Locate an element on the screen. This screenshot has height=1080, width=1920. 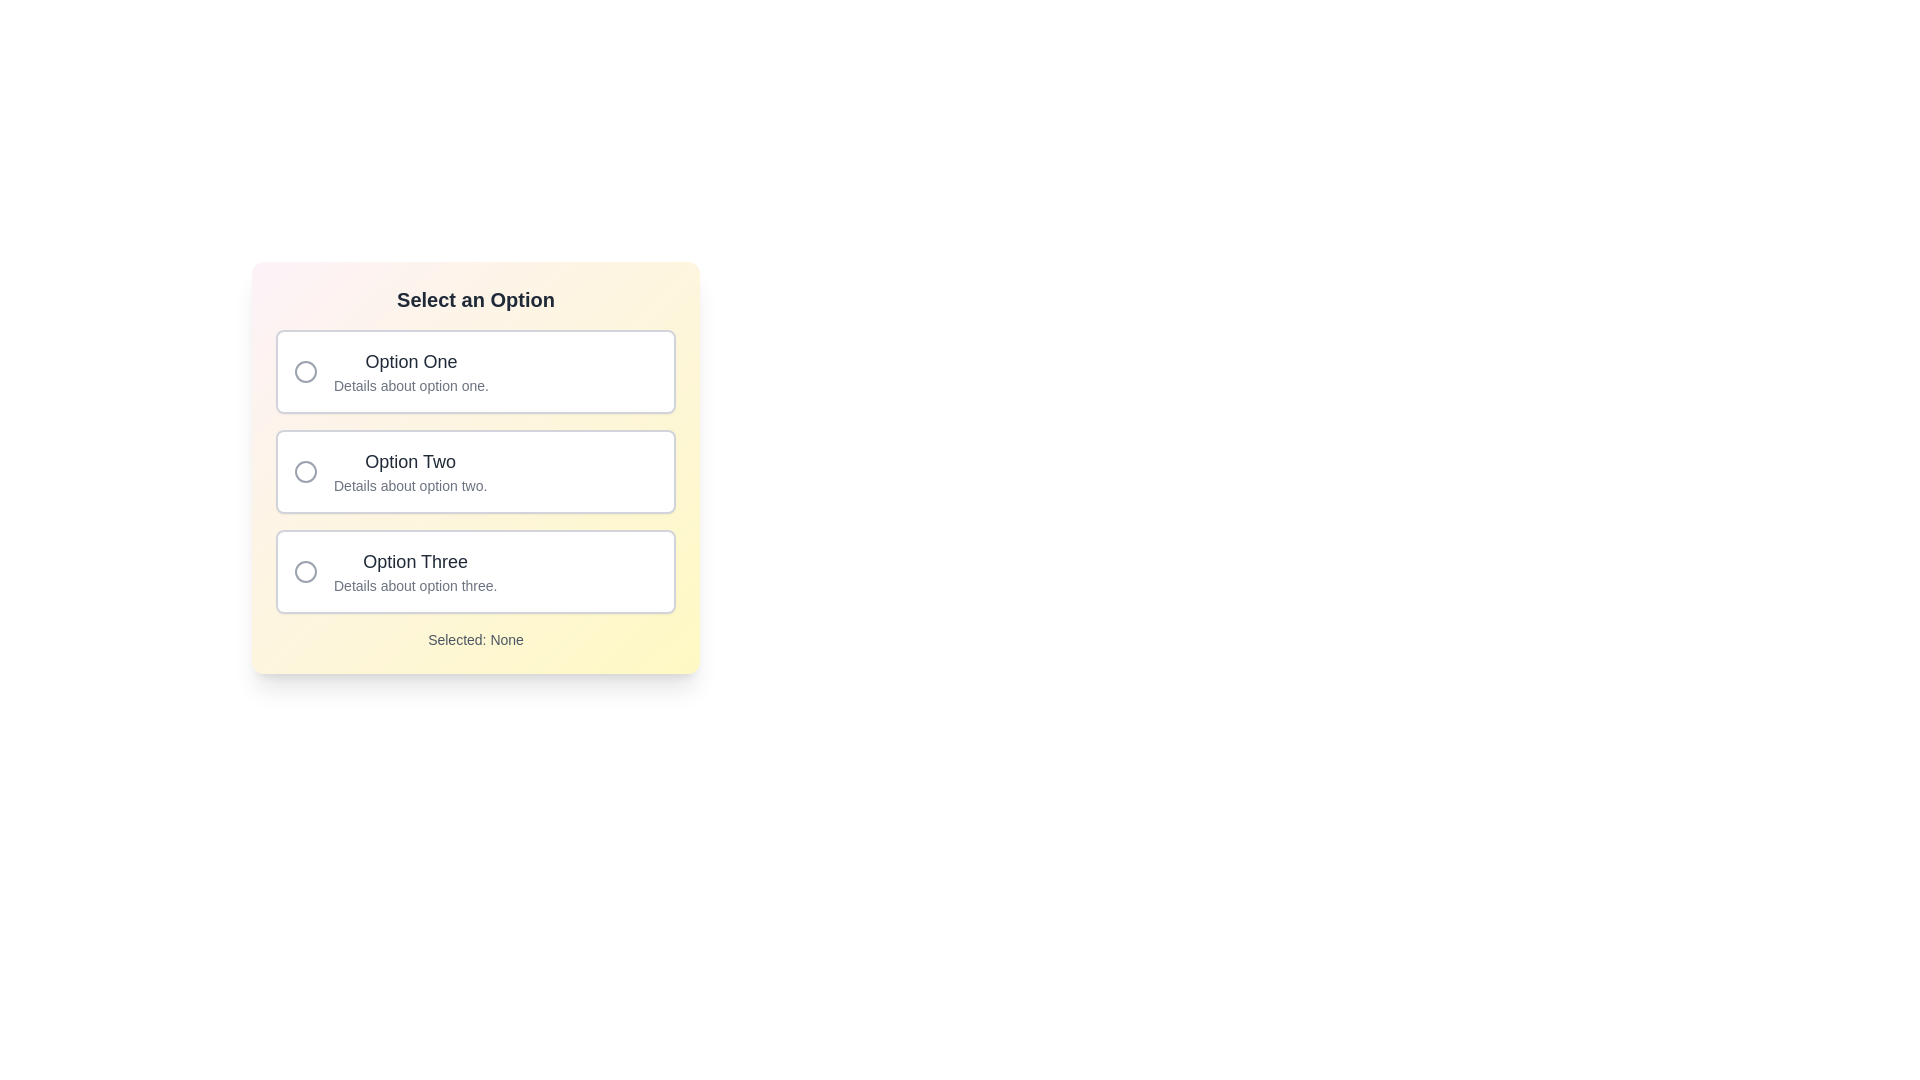
information from the Text Content Block which contains the header 'Option One' and the details 'Details about option one.' located below the circular radio button in the first option card is located at coordinates (410, 371).